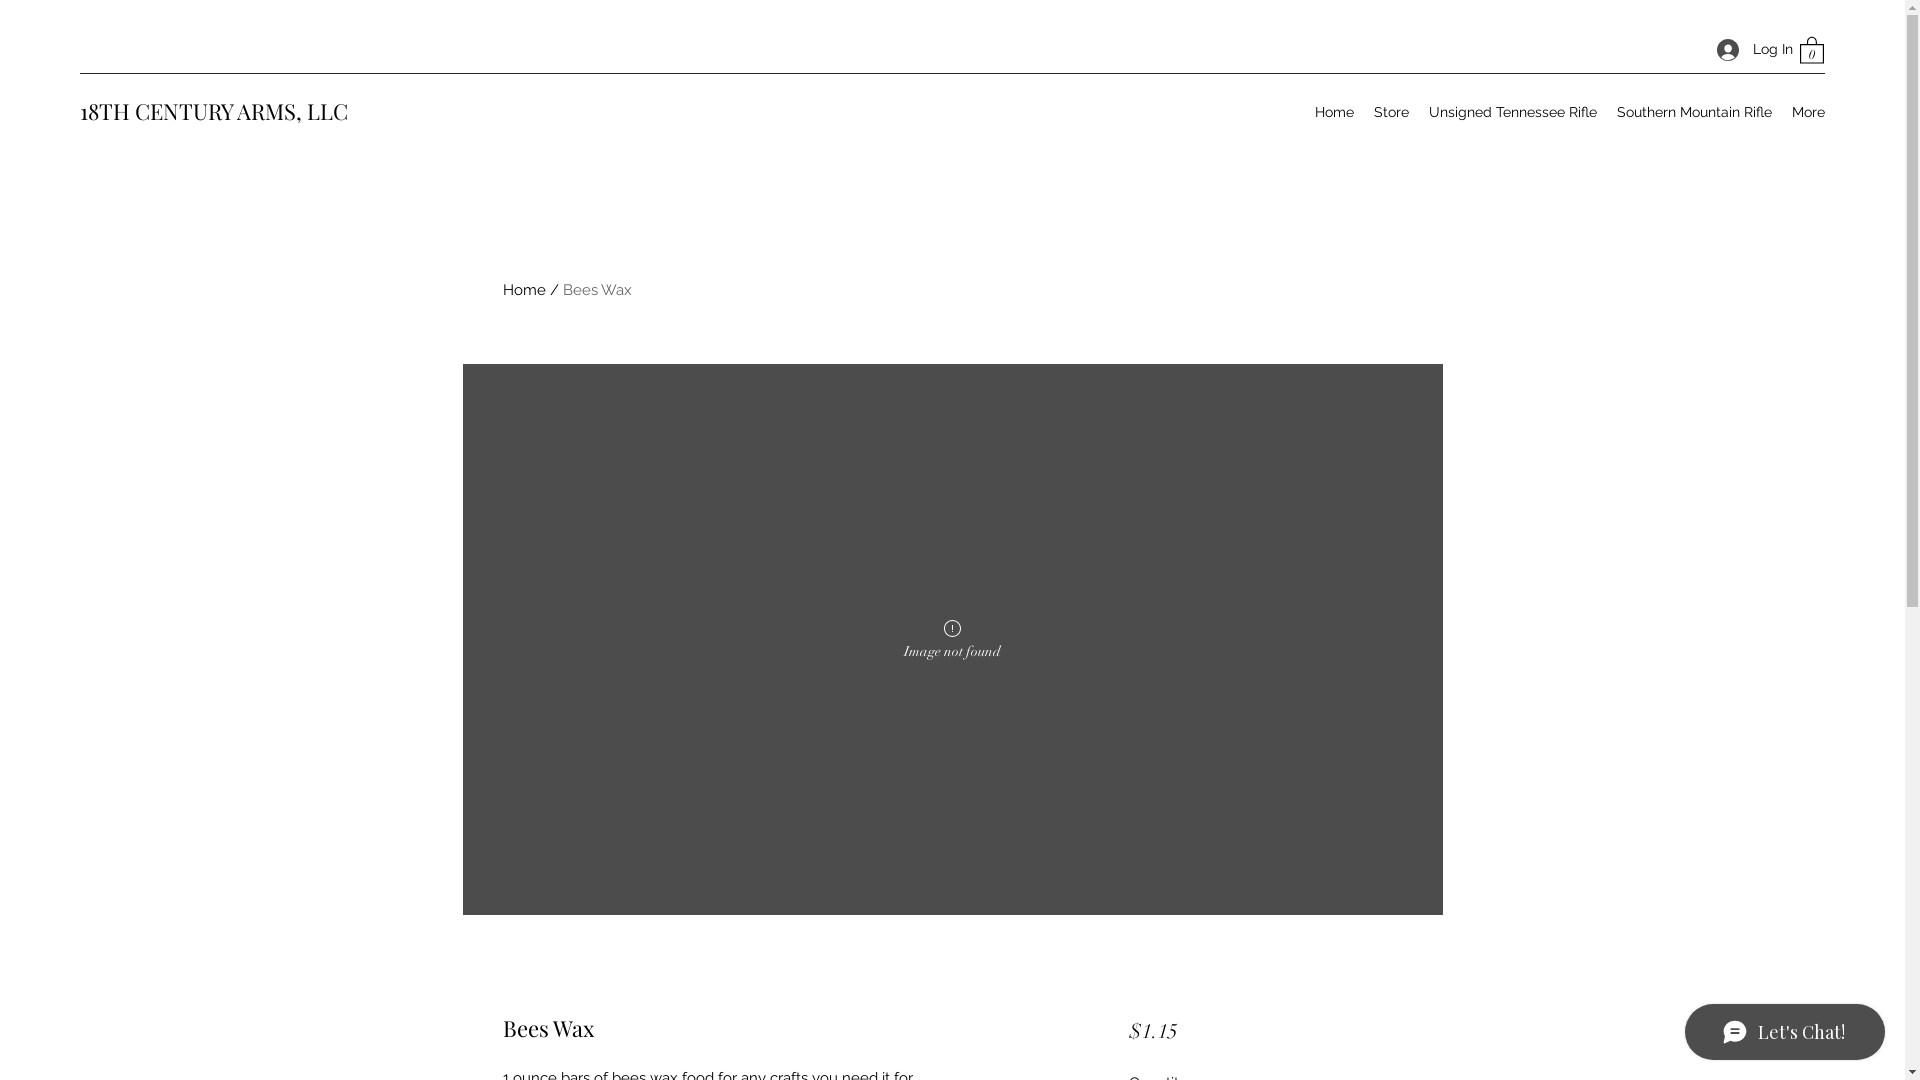 The image size is (1920, 1080). Describe the element at coordinates (1390, 111) in the screenshot. I see `'Store'` at that location.